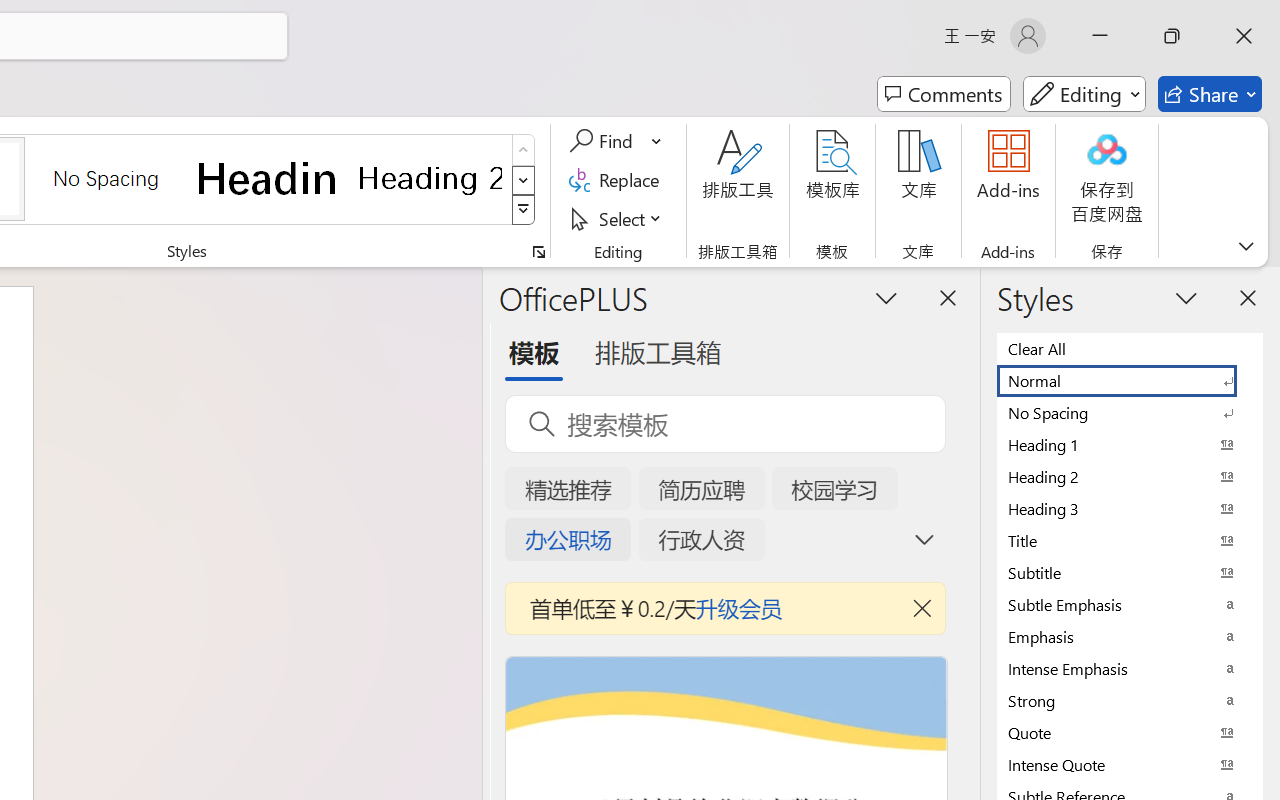  Describe the element at coordinates (523, 150) in the screenshot. I see `'Row up'` at that location.